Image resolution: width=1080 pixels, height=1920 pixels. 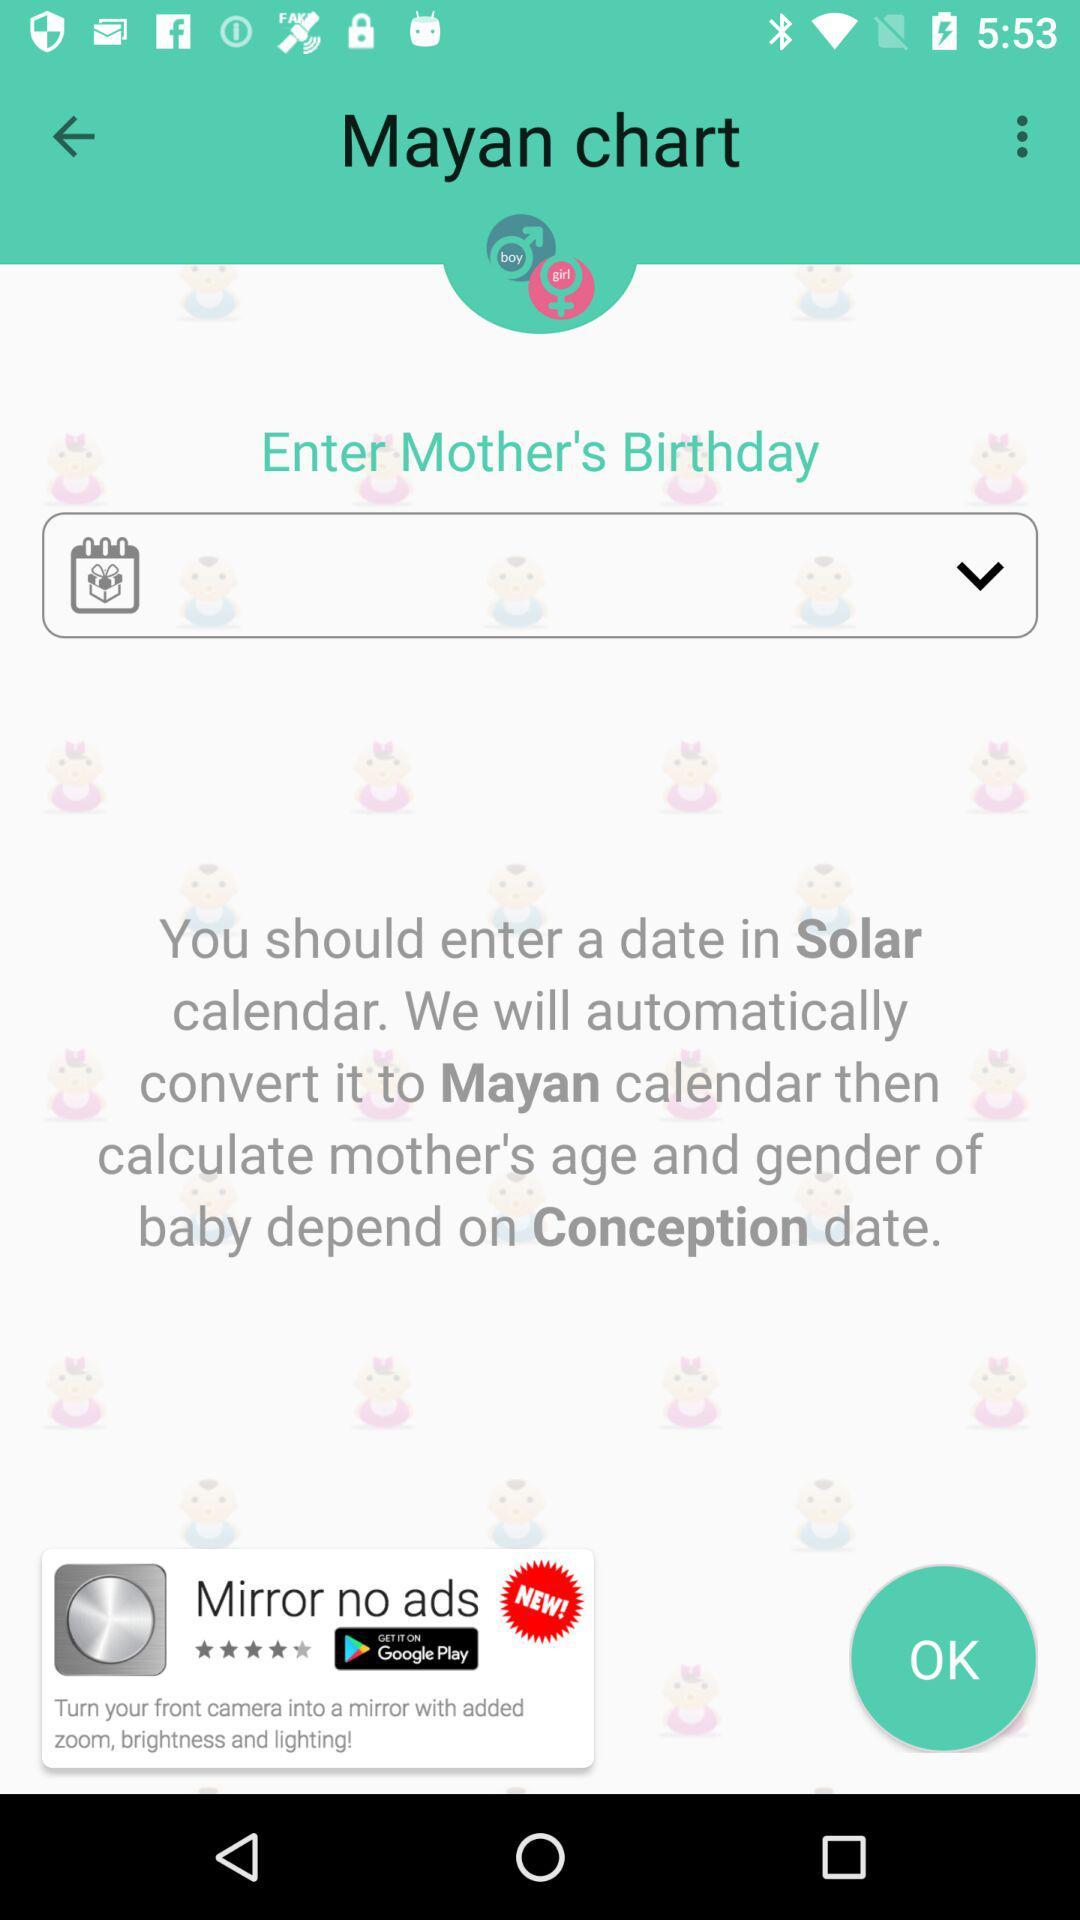 I want to click on move to the icon on the right next to the text mirror no ads, so click(x=542, y=1601).